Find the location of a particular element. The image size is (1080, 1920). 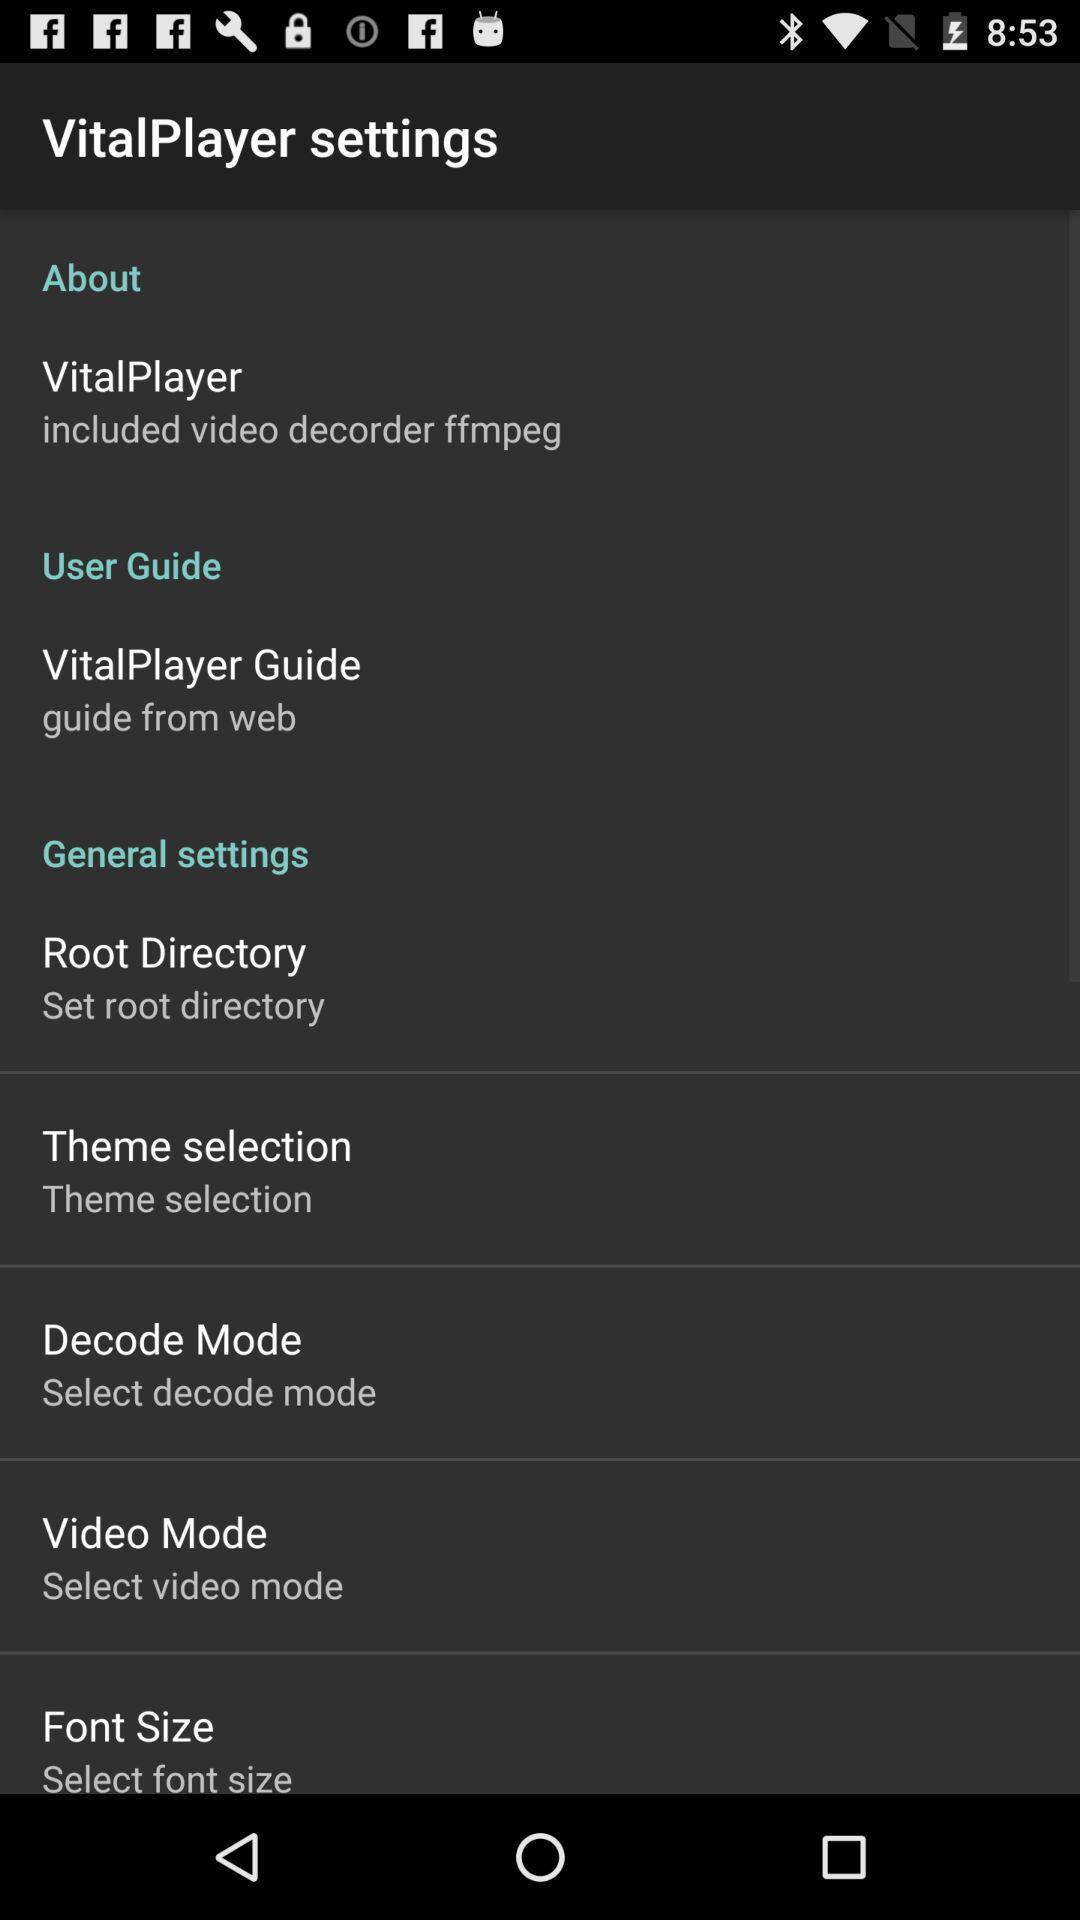

the item below vitalplayer guide icon is located at coordinates (168, 716).